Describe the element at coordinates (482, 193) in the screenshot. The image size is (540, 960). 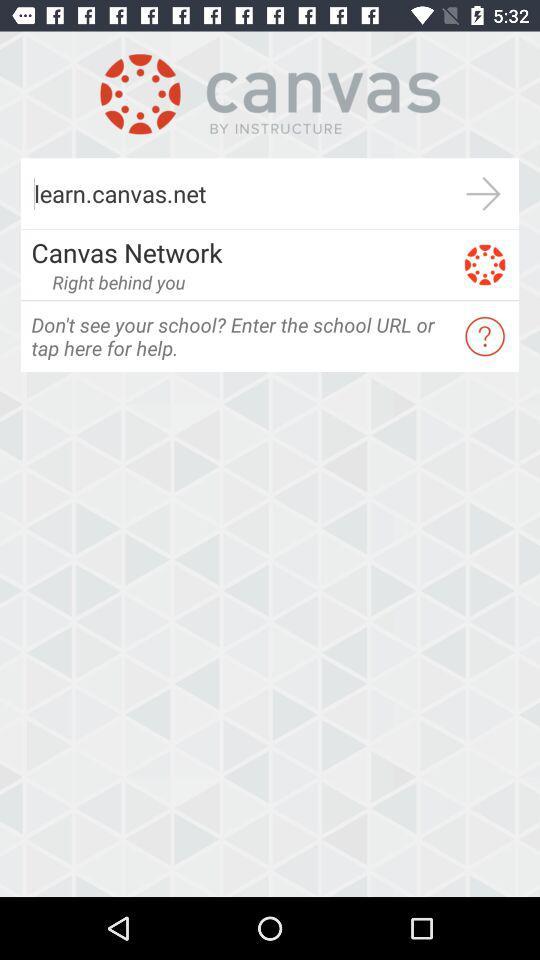
I see `item to the right of the learn.canvas.net` at that location.